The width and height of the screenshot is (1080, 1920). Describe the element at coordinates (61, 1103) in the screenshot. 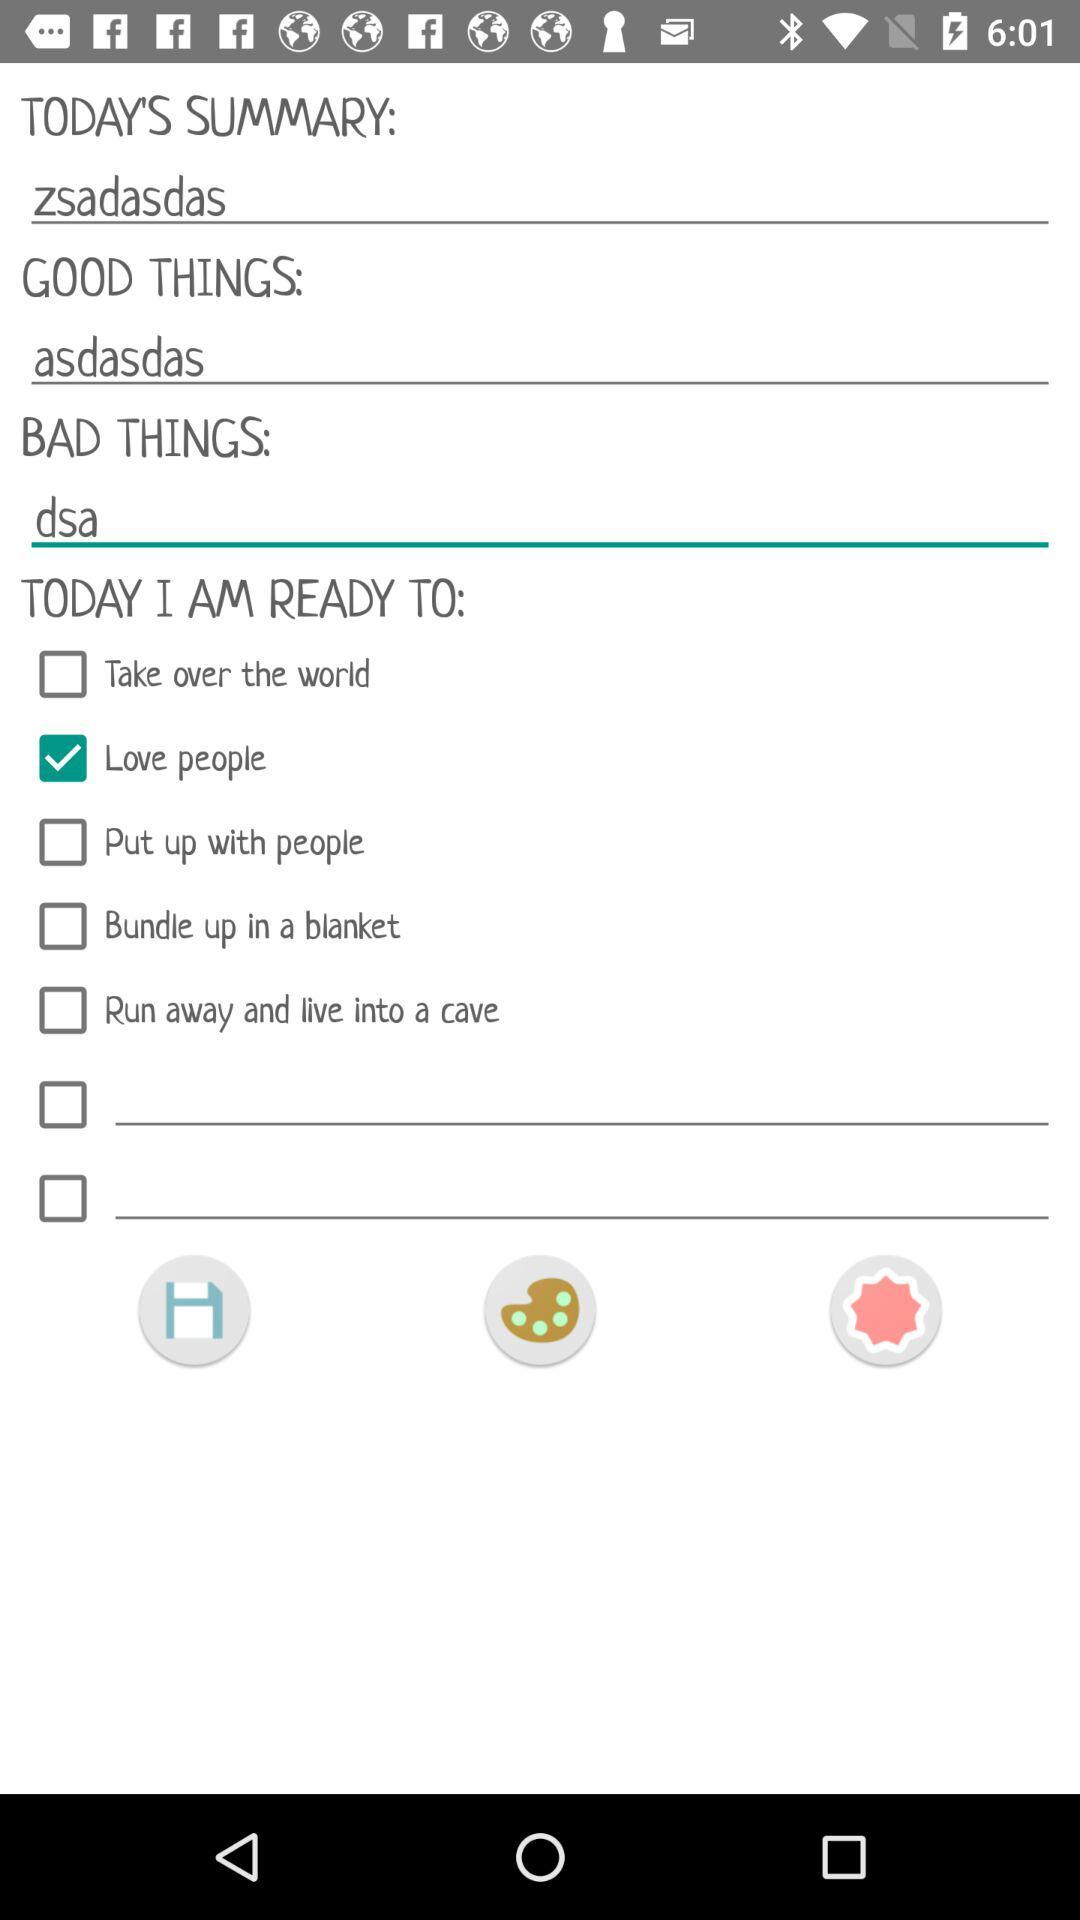

I see `reminder` at that location.